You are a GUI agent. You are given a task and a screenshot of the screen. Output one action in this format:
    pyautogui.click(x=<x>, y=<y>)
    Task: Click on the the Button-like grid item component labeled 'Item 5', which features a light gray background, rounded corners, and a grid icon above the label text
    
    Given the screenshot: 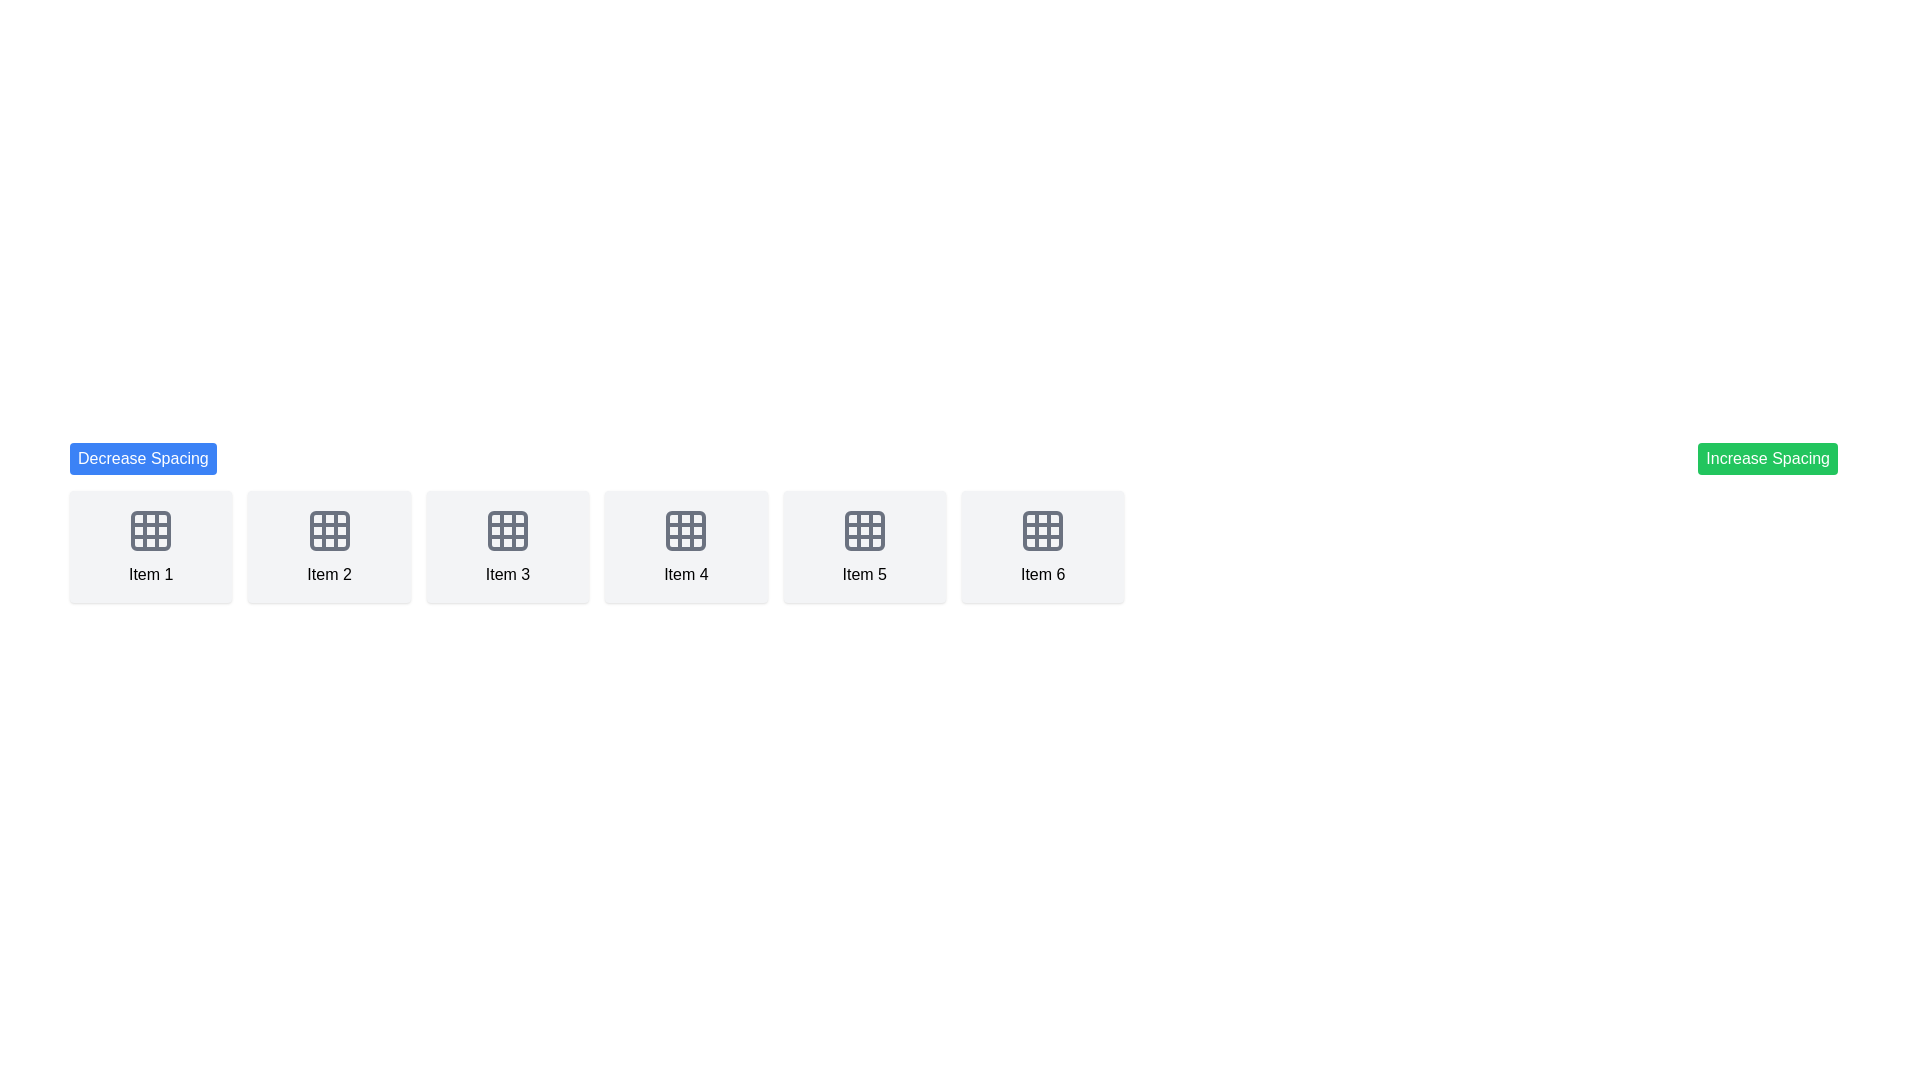 What is the action you would take?
    pyautogui.click(x=864, y=547)
    